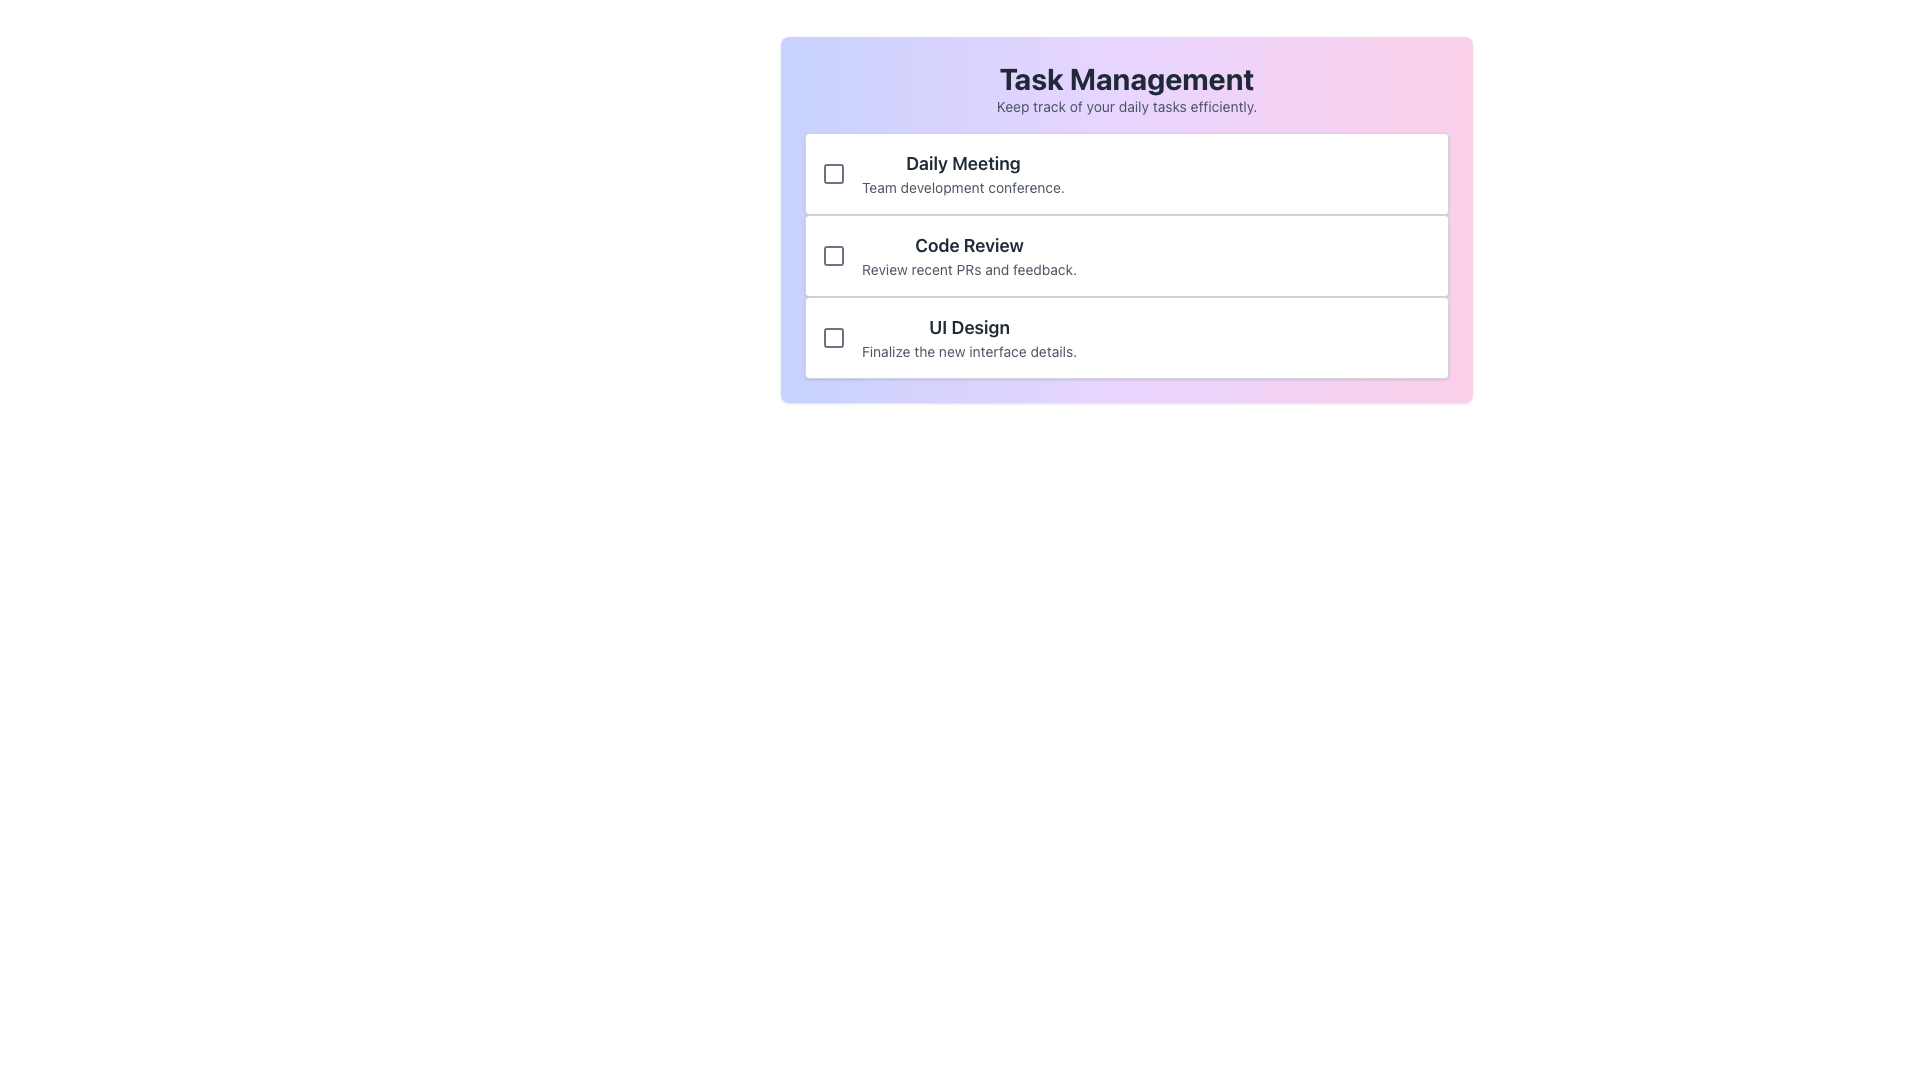 This screenshot has height=1080, width=1920. What do you see at coordinates (834, 172) in the screenshot?
I see `the outlined square icon located to the left of the 'Daily Meeting' text in the first item of the list` at bounding box center [834, 172].